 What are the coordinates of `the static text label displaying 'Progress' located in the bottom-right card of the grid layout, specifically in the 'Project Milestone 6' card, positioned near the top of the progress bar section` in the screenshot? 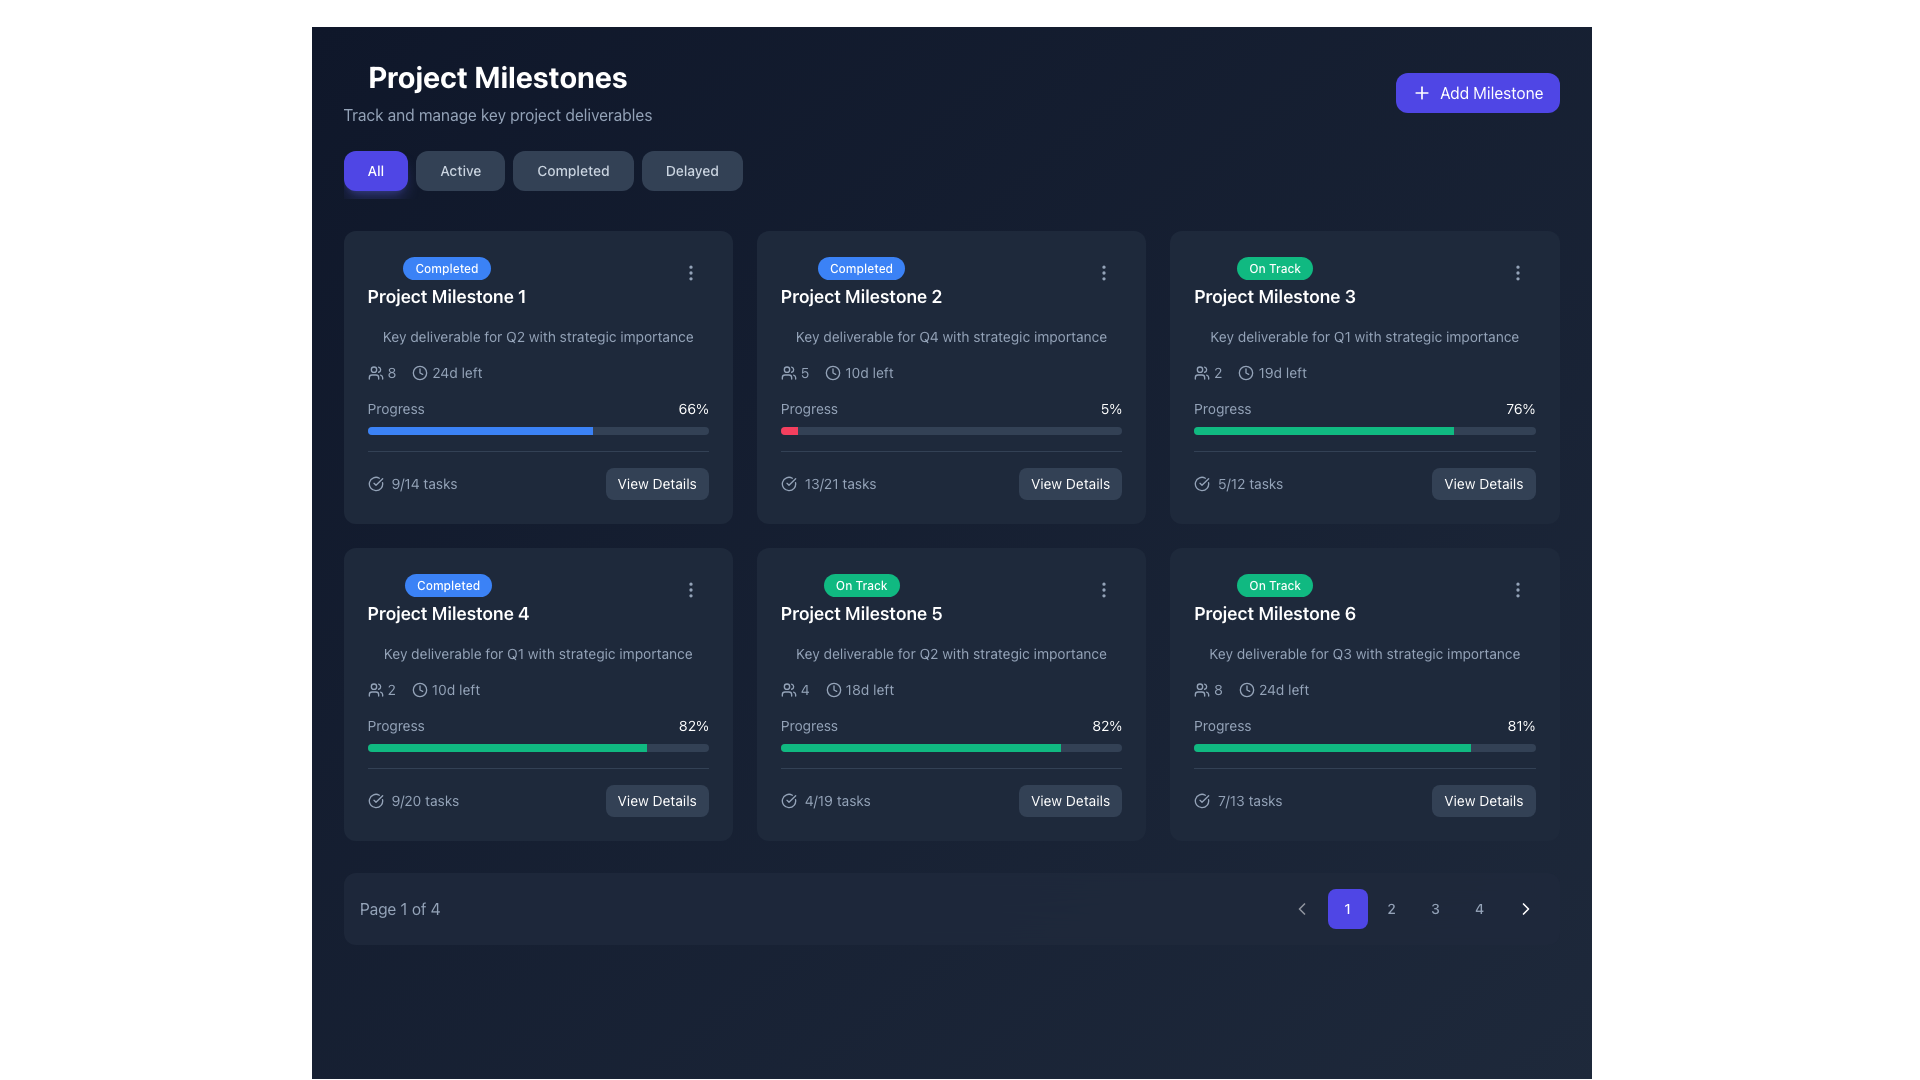 It's located at (1221, 725).